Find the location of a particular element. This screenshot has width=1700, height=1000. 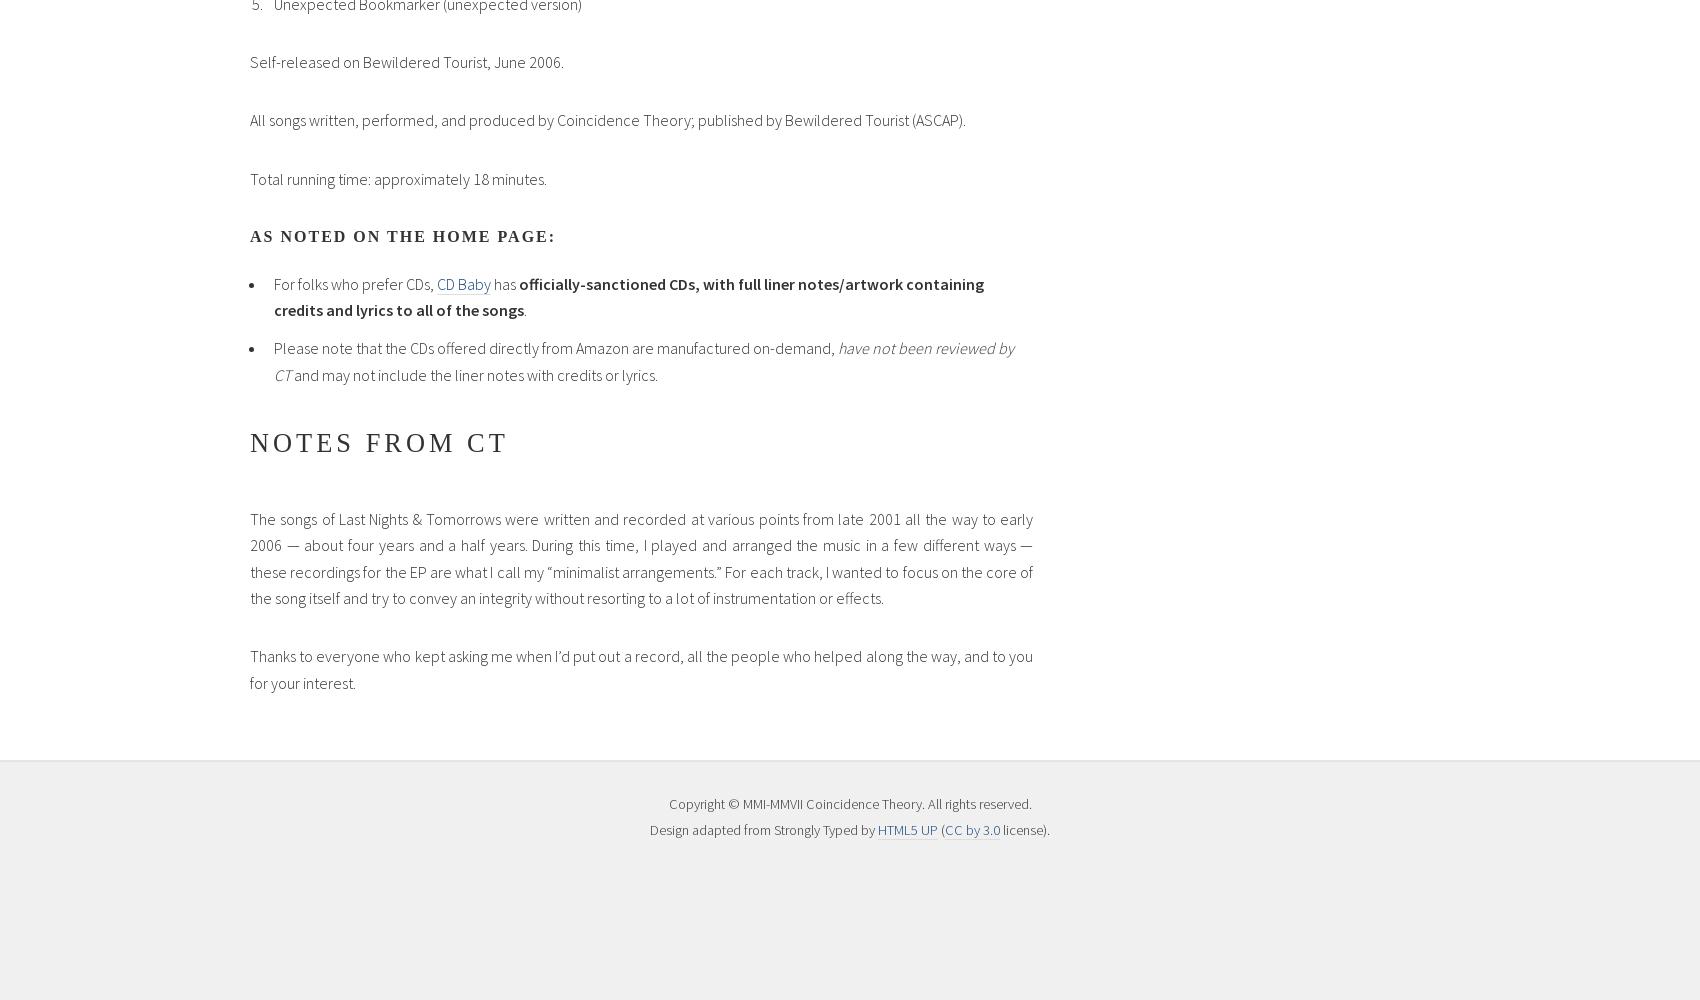

'CD Baby' is located at coordinates (463, 283).